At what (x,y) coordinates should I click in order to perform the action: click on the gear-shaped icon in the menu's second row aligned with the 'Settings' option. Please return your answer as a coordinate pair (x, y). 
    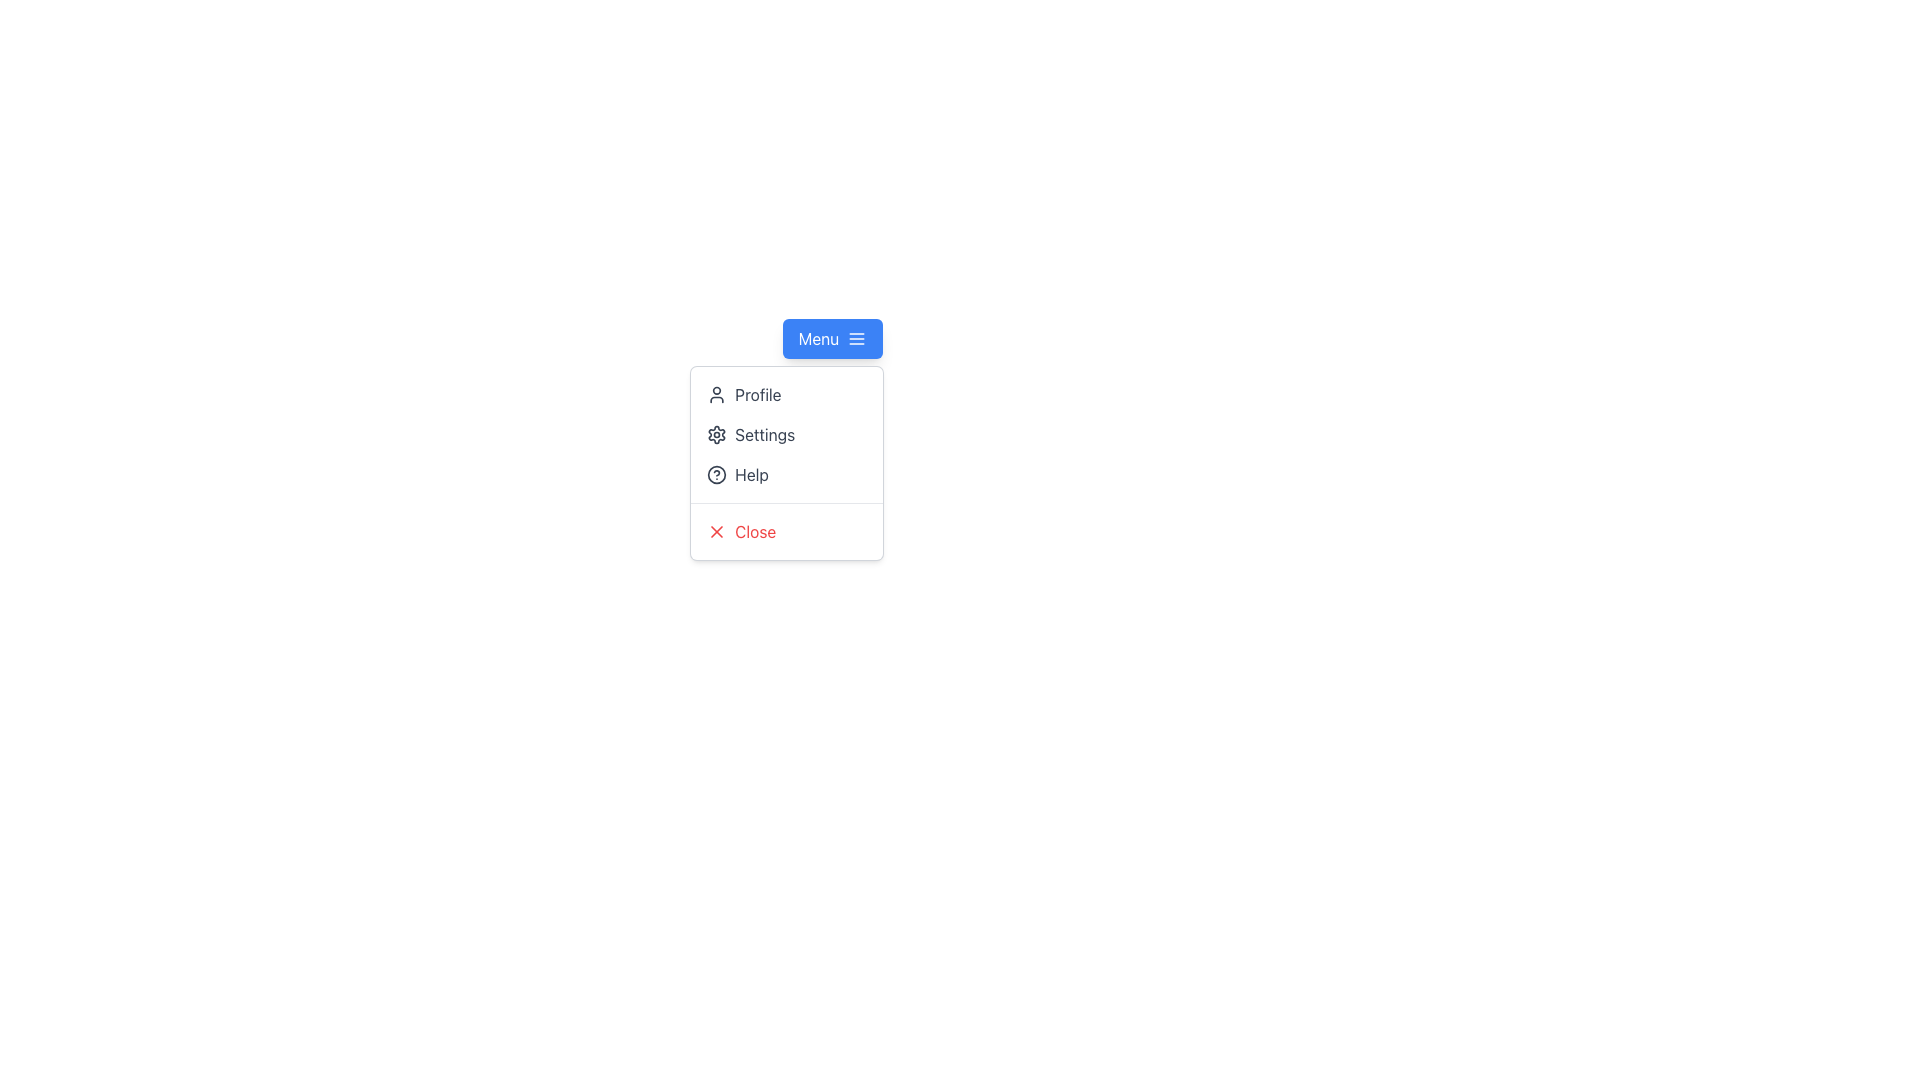
    Looking at the image, I should click on (717, 434).